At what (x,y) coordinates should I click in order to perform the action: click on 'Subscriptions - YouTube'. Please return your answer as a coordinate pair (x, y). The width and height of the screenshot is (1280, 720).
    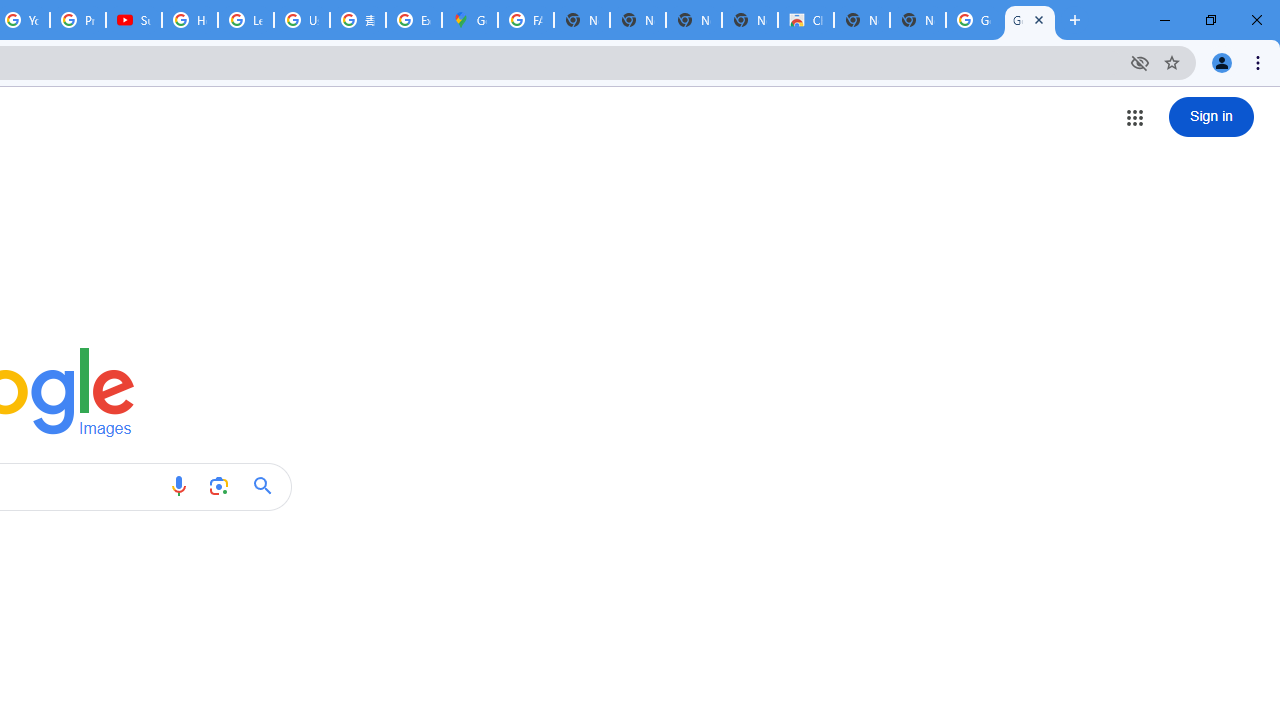
    Looking at the image, I should click on (133, 20).